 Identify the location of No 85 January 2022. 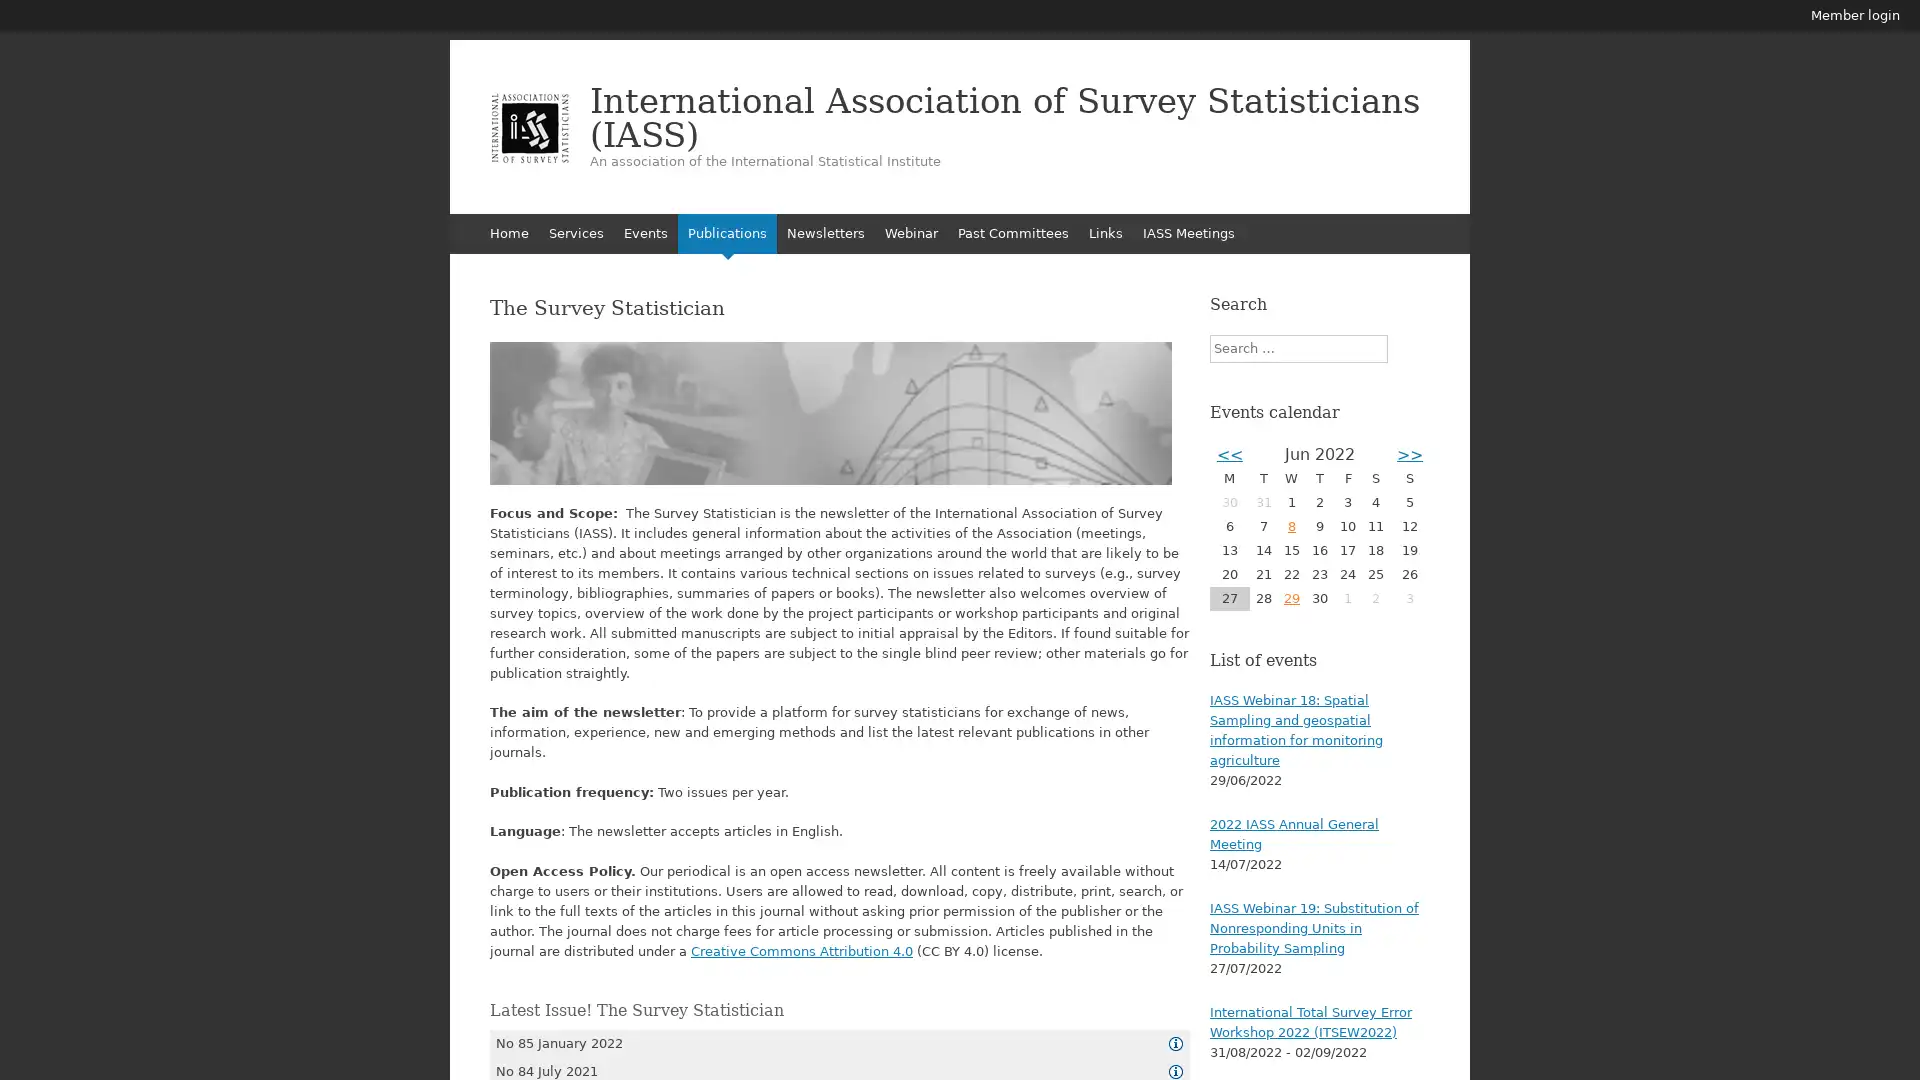
(840, 1041).